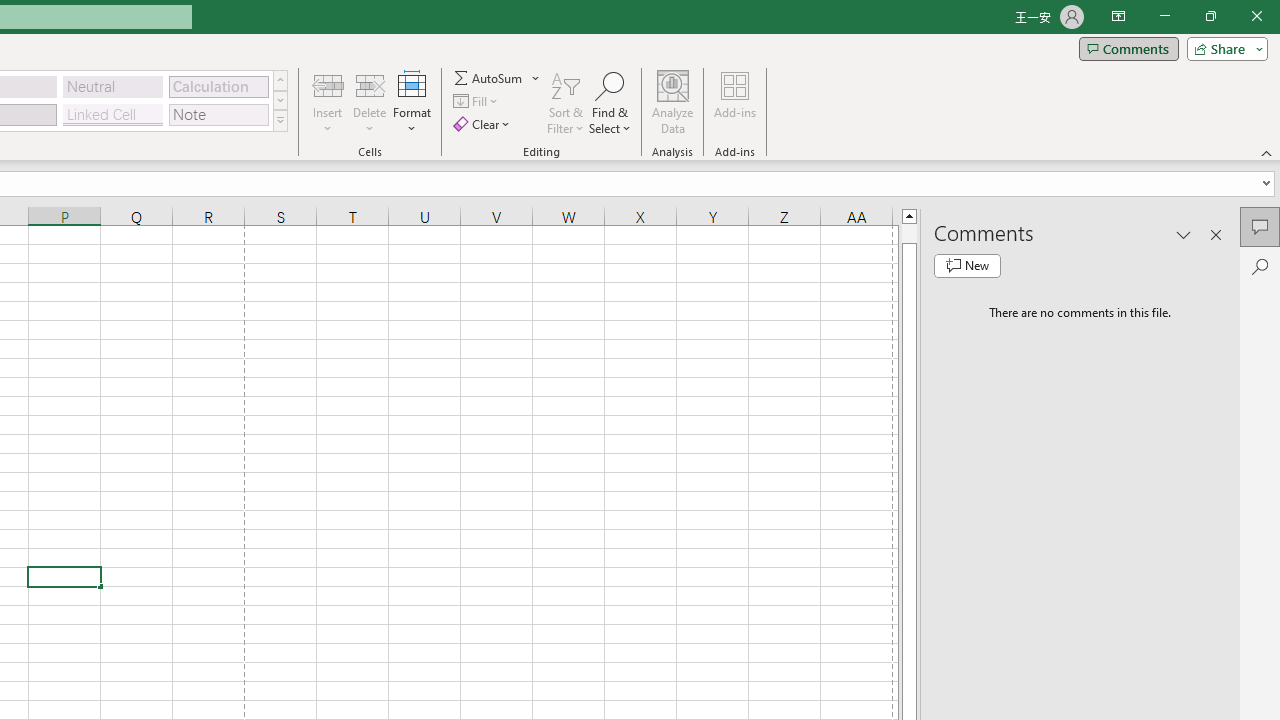  Describe the element at coordinates (477, 101) in the screenshot. I see `'Fill'` at that location.